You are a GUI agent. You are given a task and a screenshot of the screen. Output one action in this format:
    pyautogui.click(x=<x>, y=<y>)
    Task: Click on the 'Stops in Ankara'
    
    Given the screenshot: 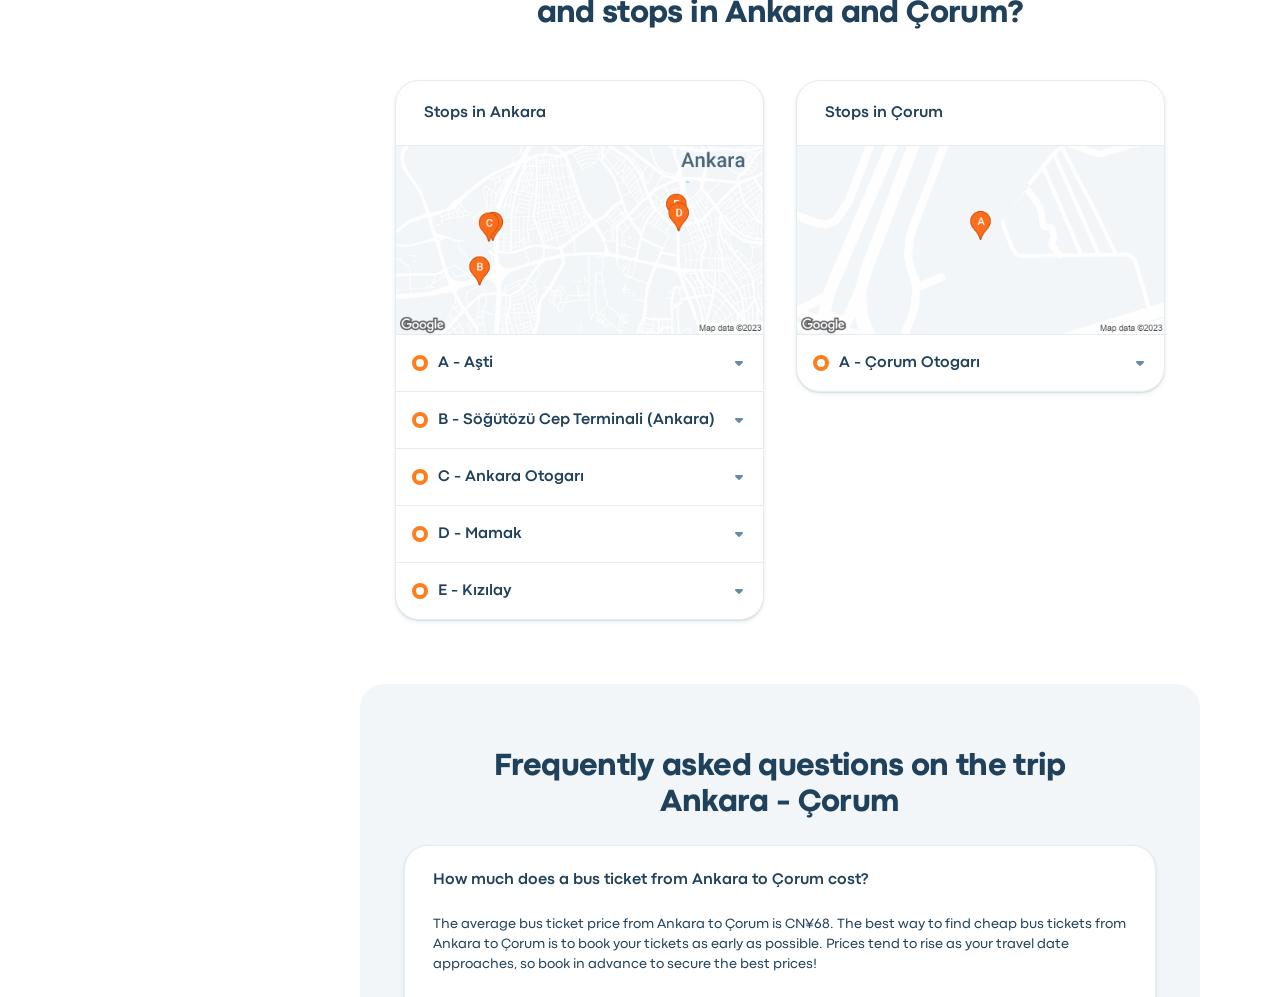 What is the action you would take?
    pyautogui.click(x=483, y=112)
    